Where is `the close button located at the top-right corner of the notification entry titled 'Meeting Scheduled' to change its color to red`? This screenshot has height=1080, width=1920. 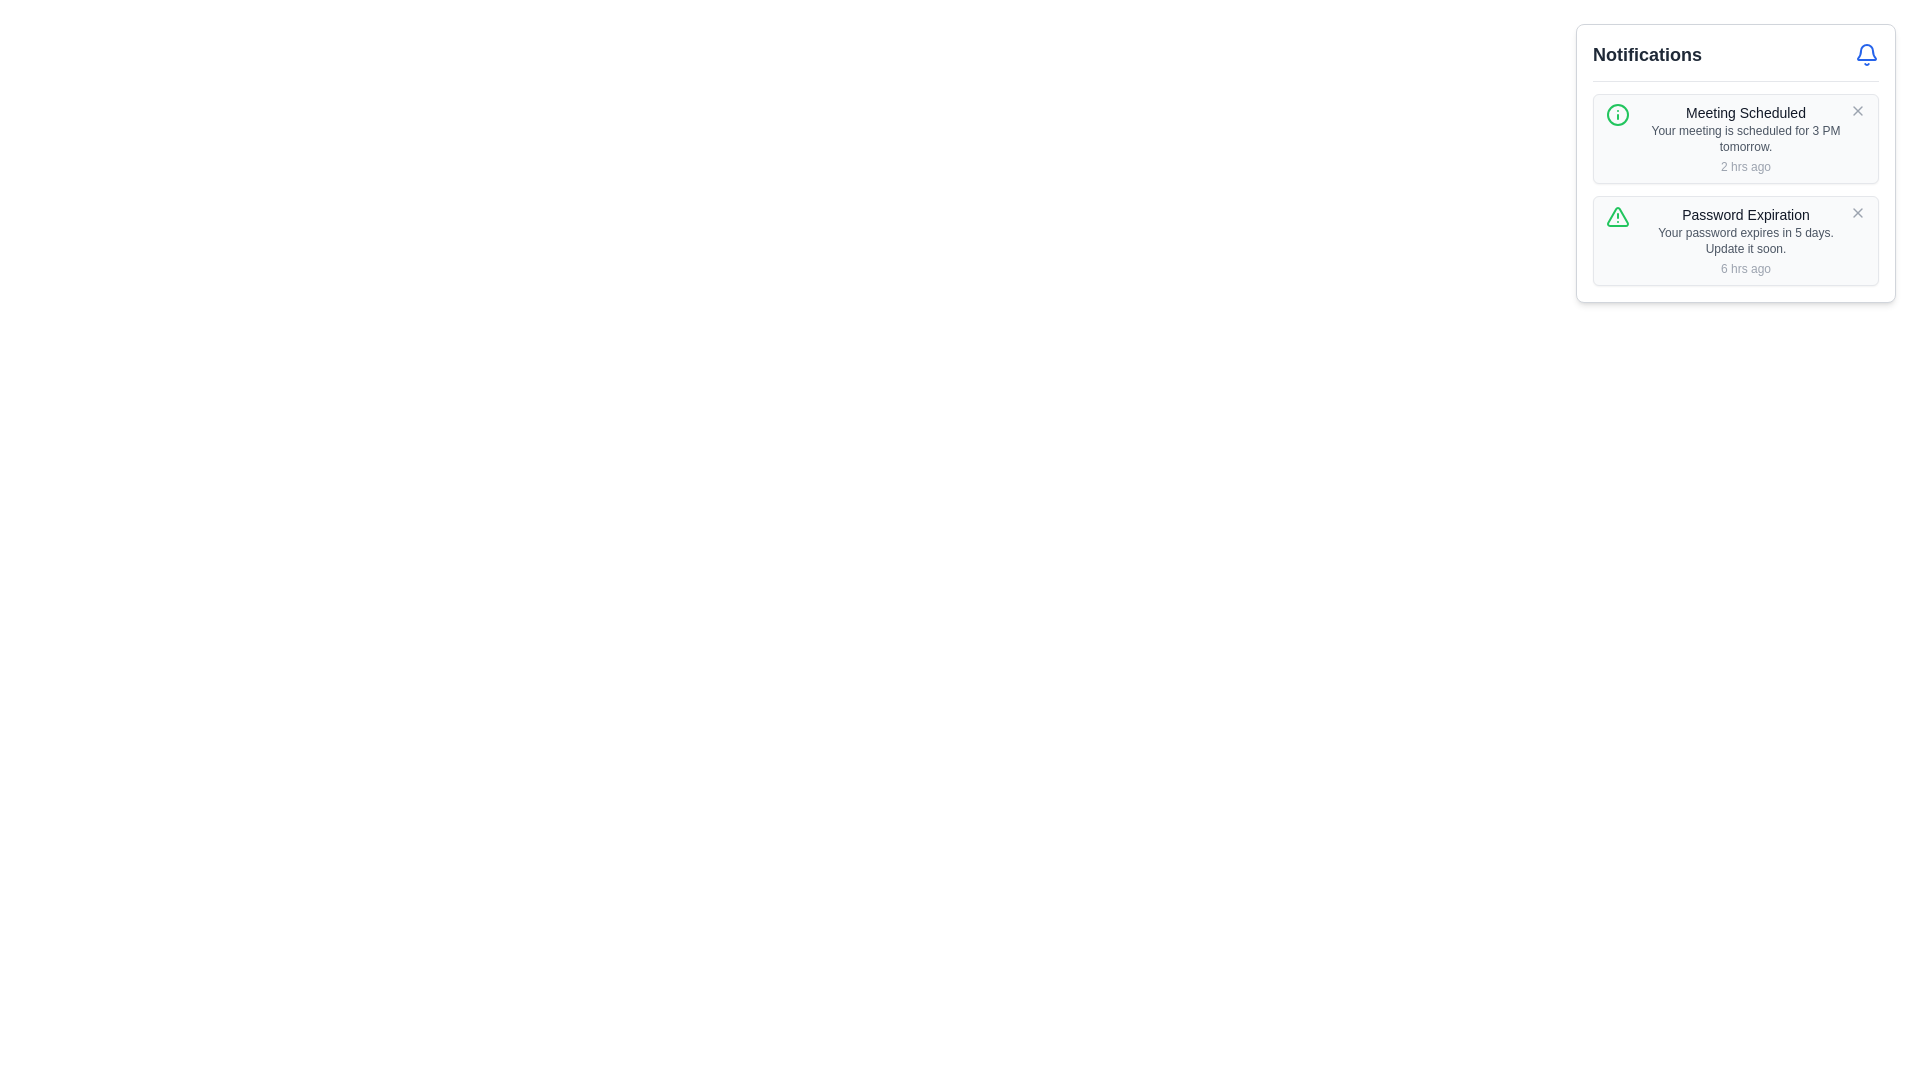 the close button located at the top-right corner of the notification entry titled 'Meeting Scheduled' to change its color to red is located at coordinates (1856, 111).